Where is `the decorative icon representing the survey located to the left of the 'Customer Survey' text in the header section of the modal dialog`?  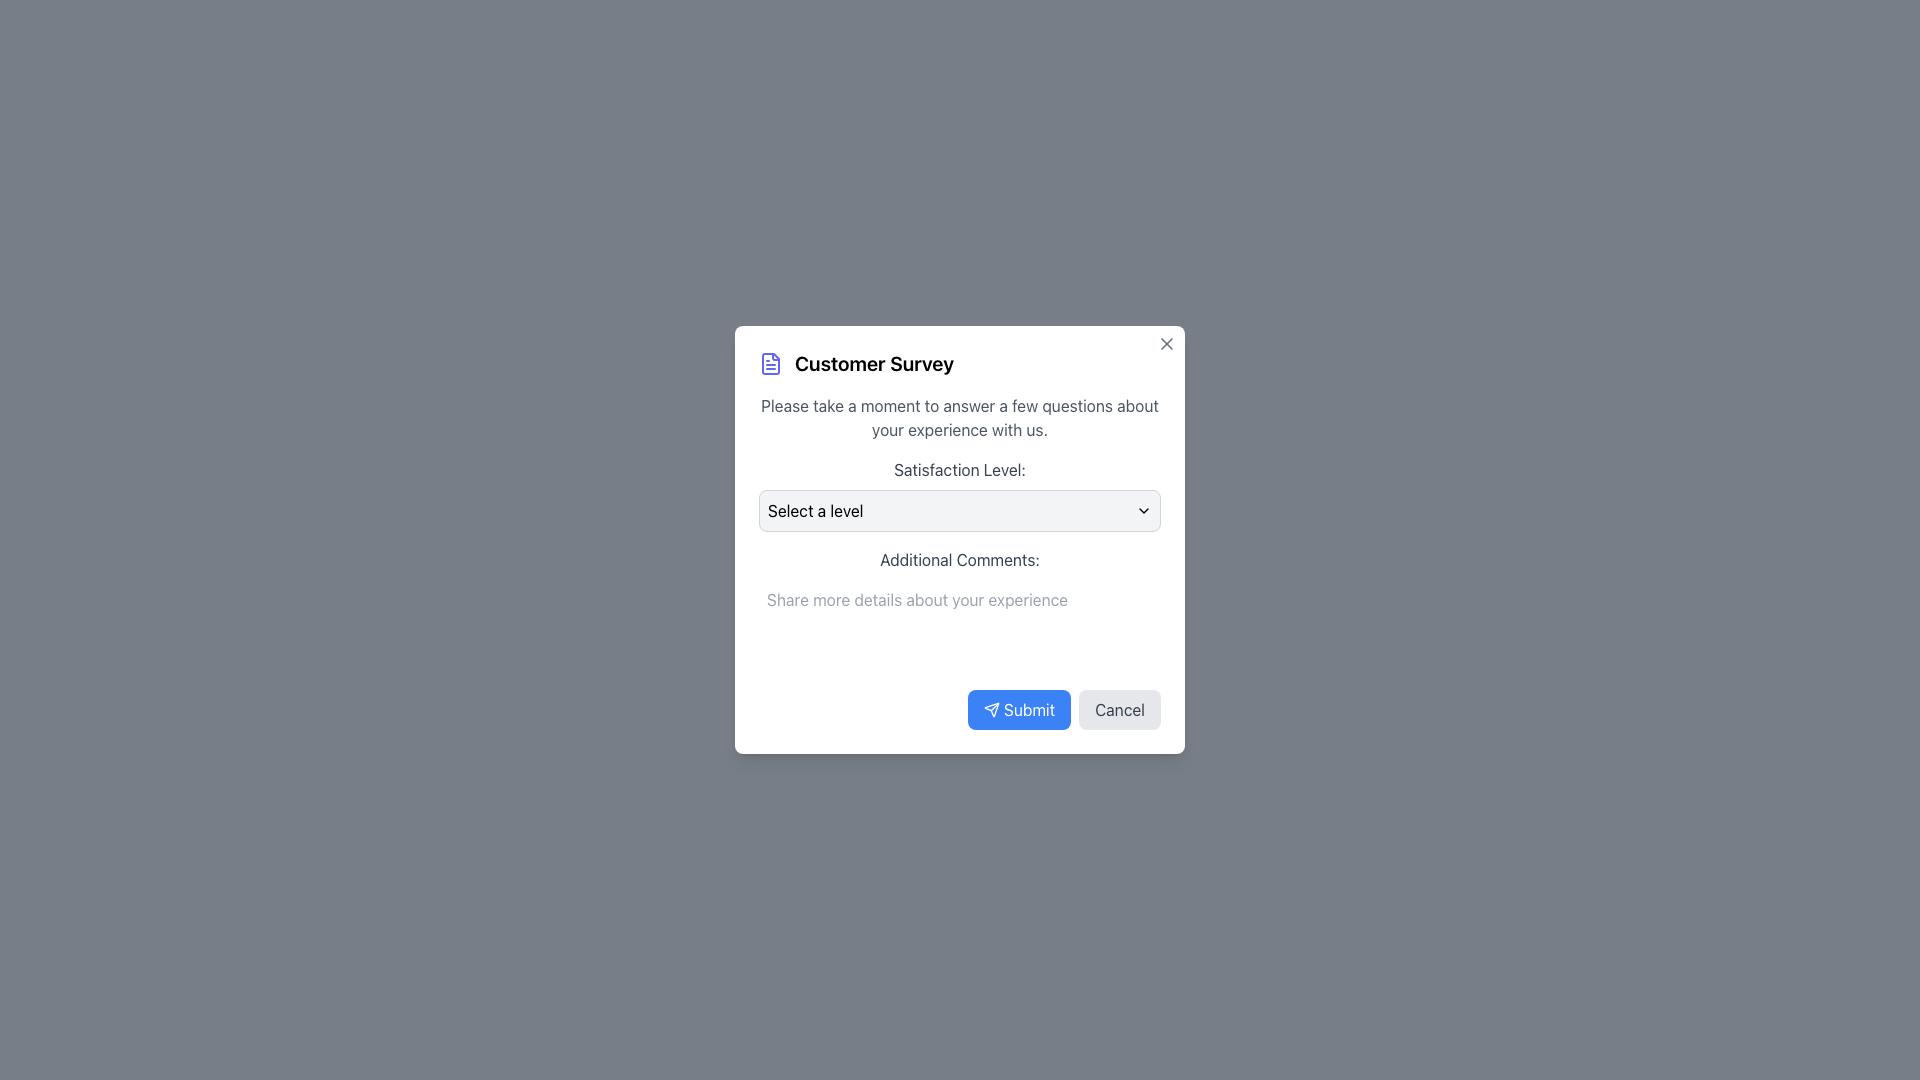
the decorative icon representing the survey located to the left of the 'Customer Survey' text in the header section of the modal dialog is located at coordinates (770, 363).